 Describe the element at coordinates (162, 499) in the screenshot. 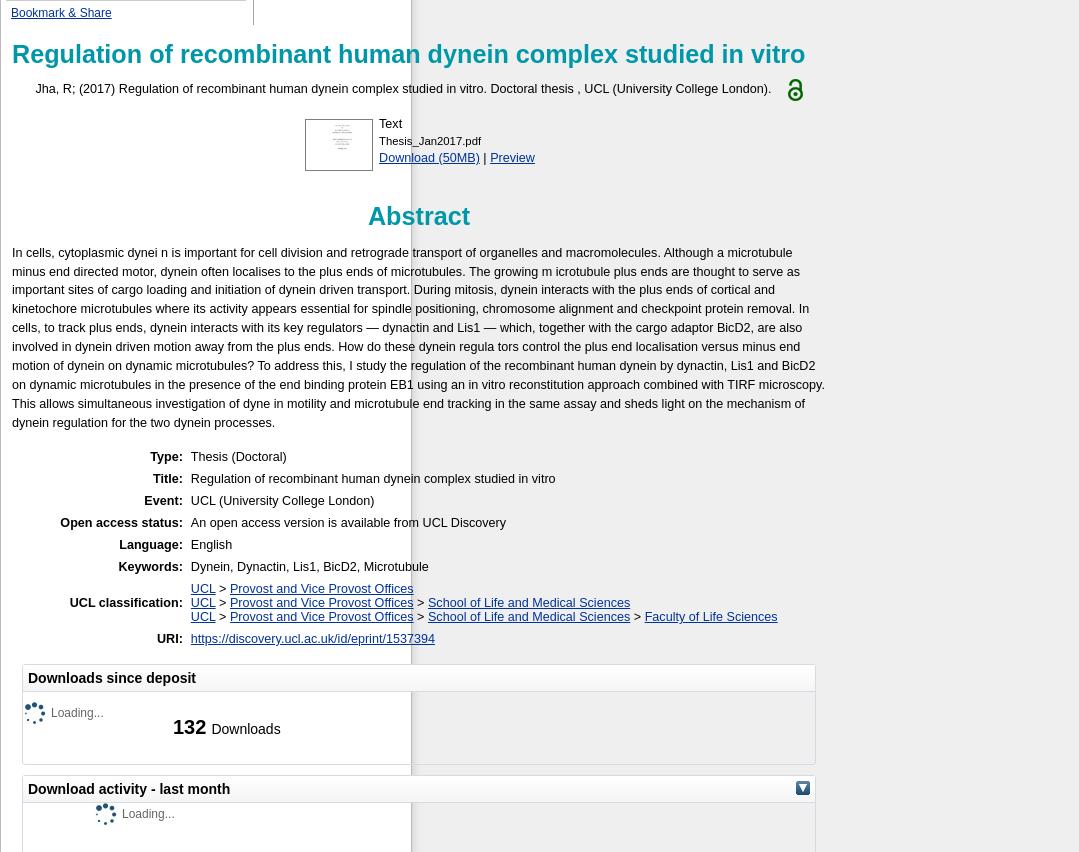

I see `'Event:'` at that location.